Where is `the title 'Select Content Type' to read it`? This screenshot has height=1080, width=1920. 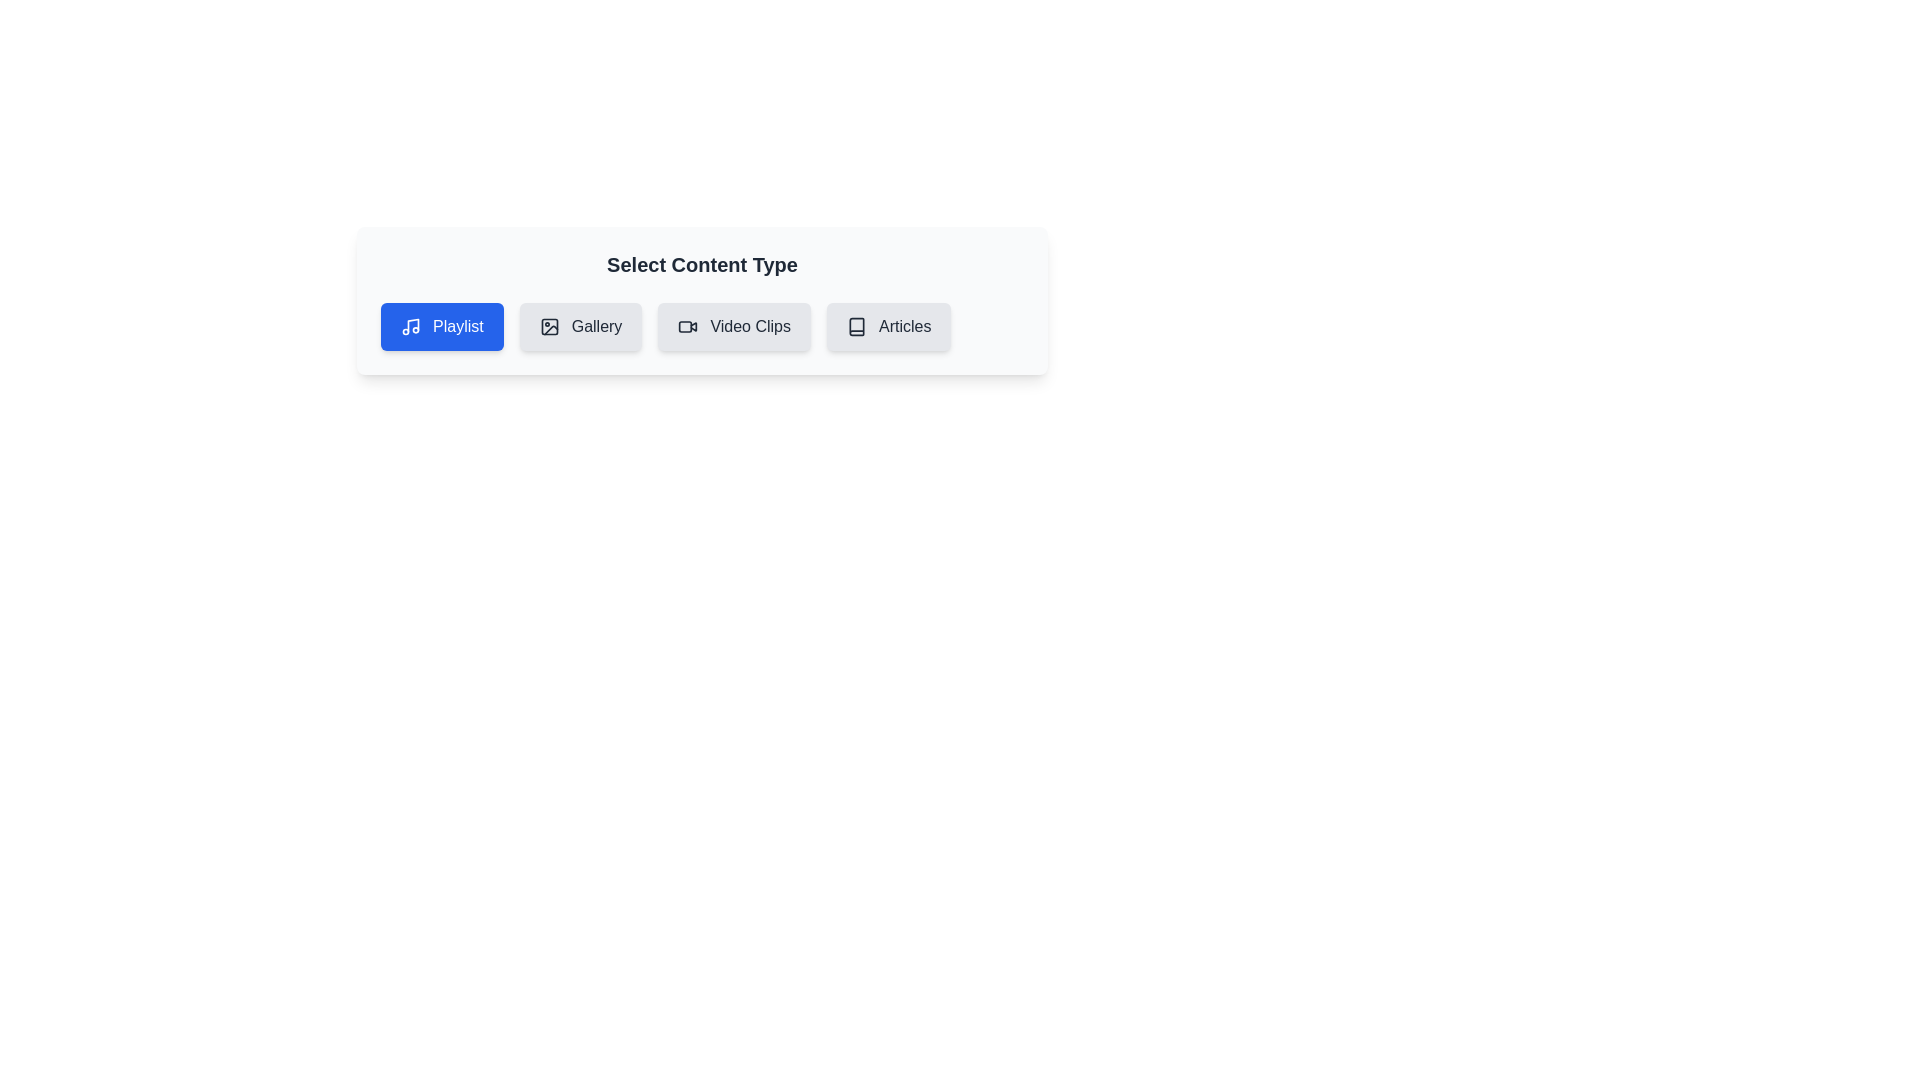
the title 'Select Content Type' to read it is located at coordinates (702, 264).